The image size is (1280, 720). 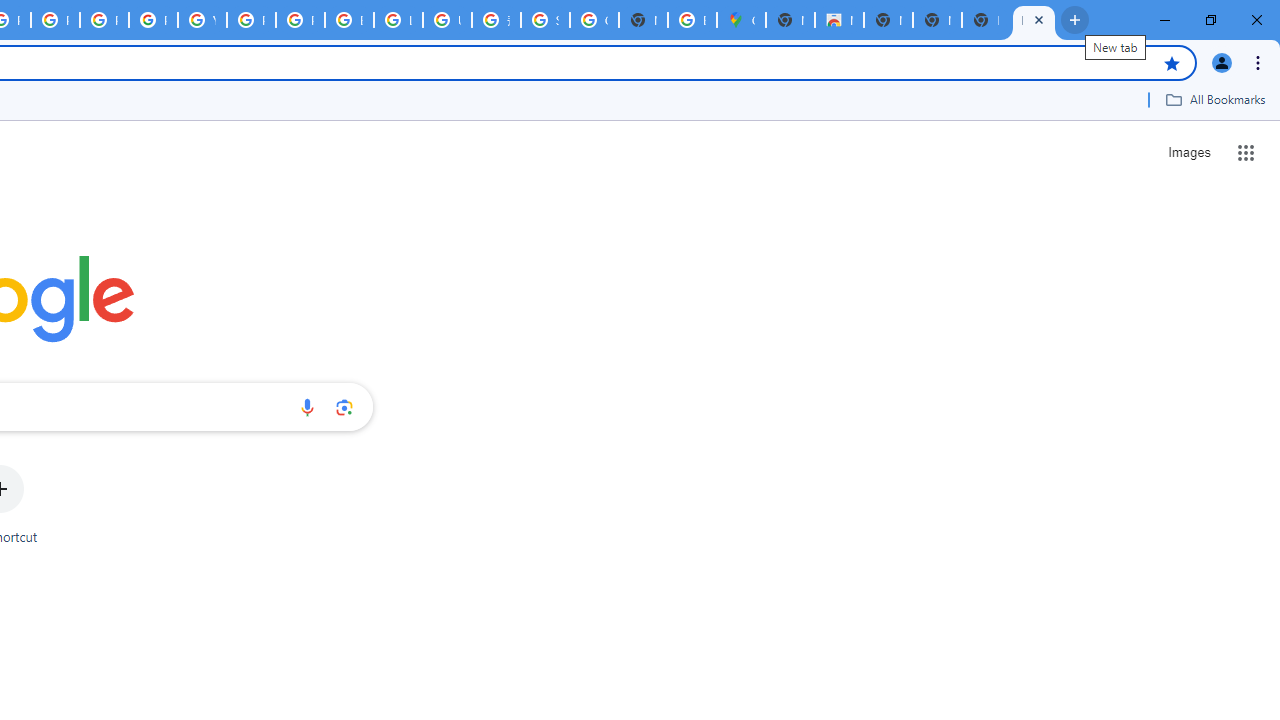 What do you see at coordinates (1214, 99) in the screenshot?
I see `'All Bookmarks'` at bounding box center [1214, 99].